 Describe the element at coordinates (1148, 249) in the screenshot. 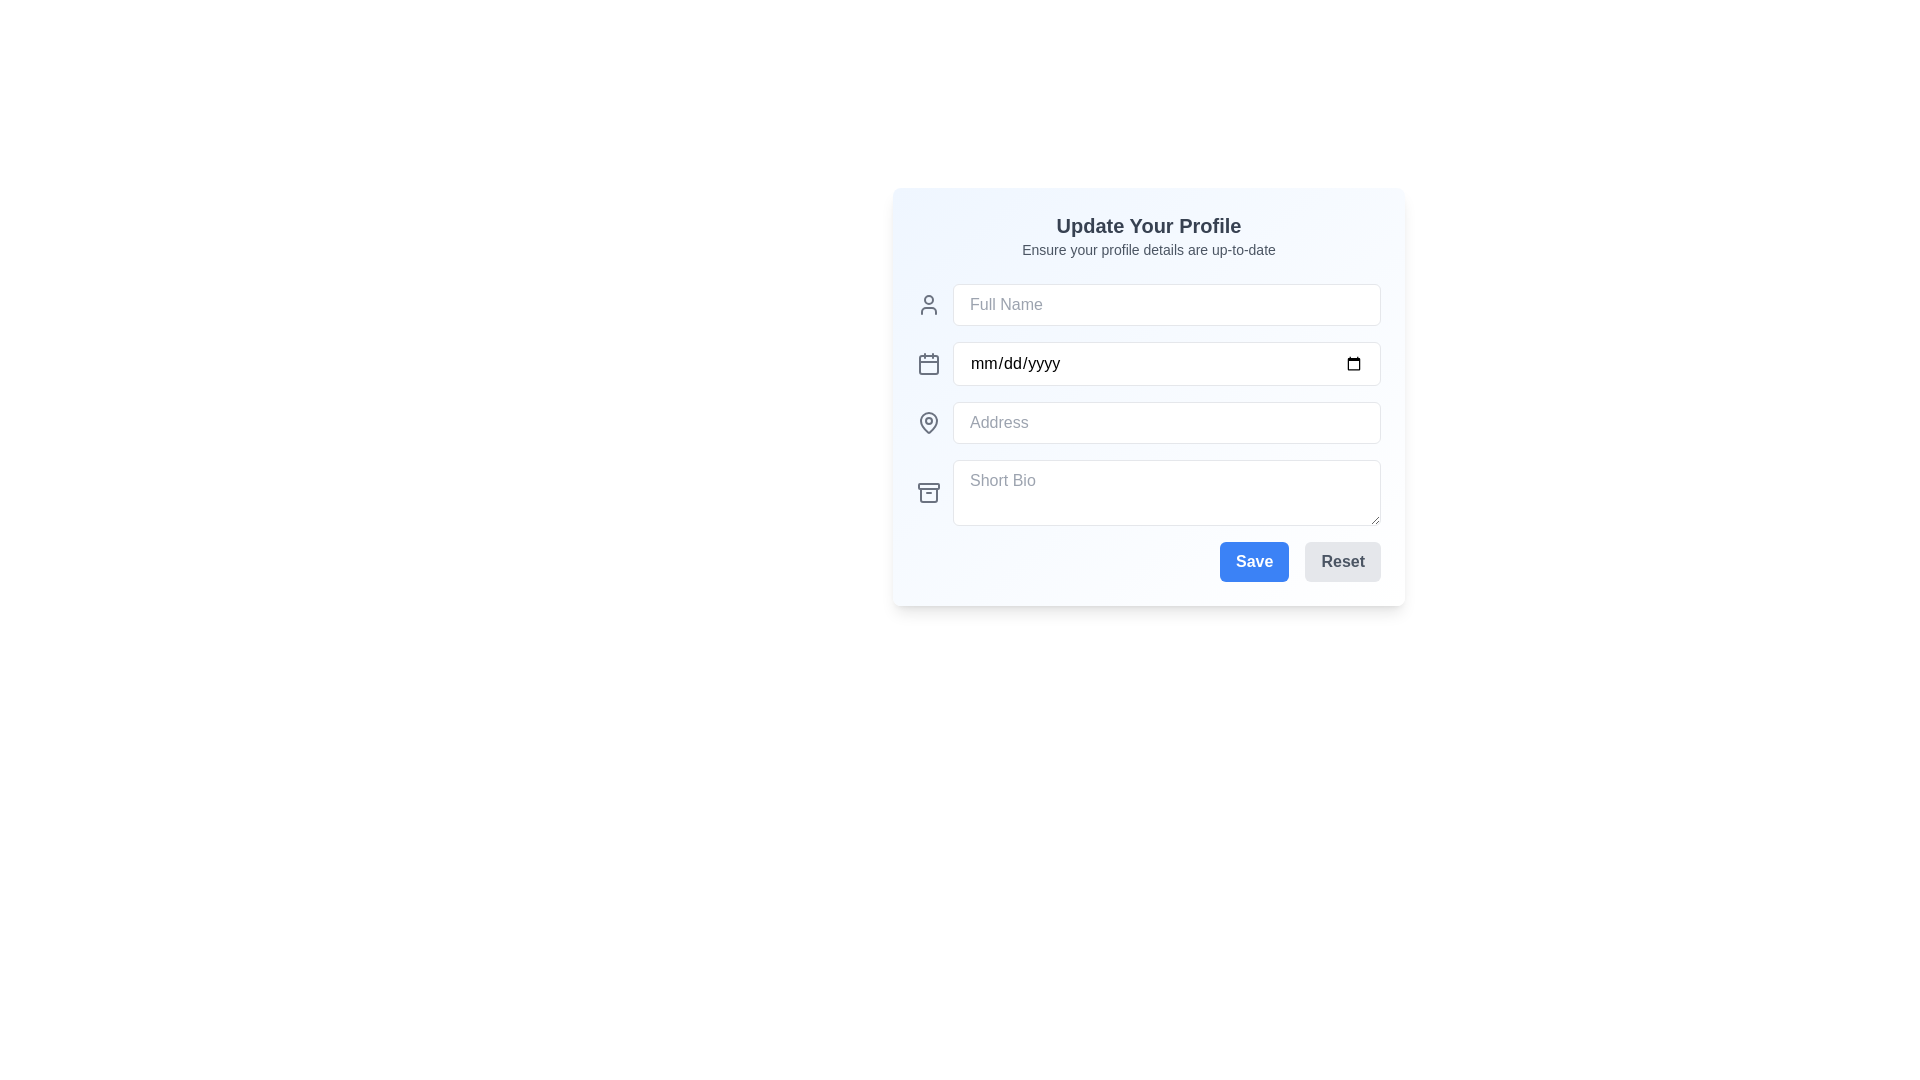

I see `the informational text label that guides the user in maintaining accurate and updated profile details, positioned below the title 'Update Your Profile' and above the input fields` at that location.